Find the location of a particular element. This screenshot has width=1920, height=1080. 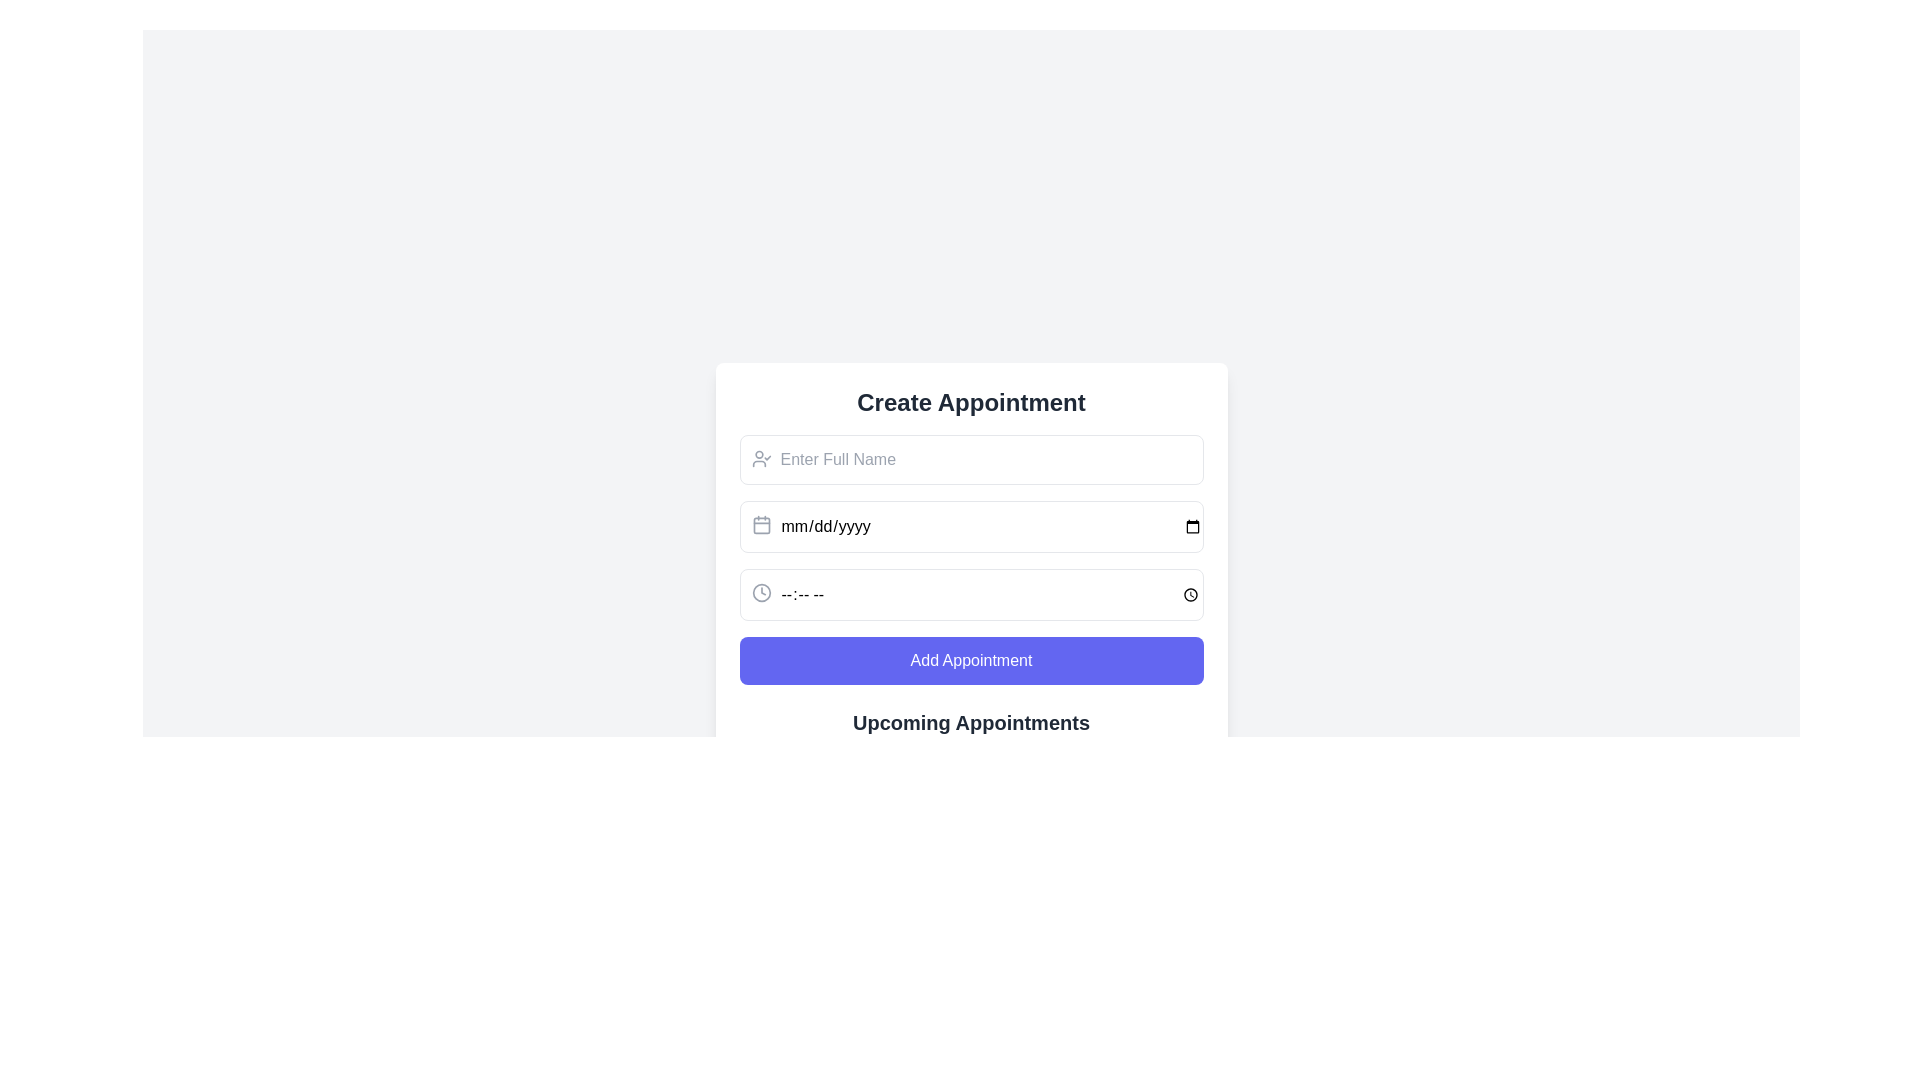

the Date input field located under the 'Create Appointment' section to focus on it is located at coordinates (971, 526).